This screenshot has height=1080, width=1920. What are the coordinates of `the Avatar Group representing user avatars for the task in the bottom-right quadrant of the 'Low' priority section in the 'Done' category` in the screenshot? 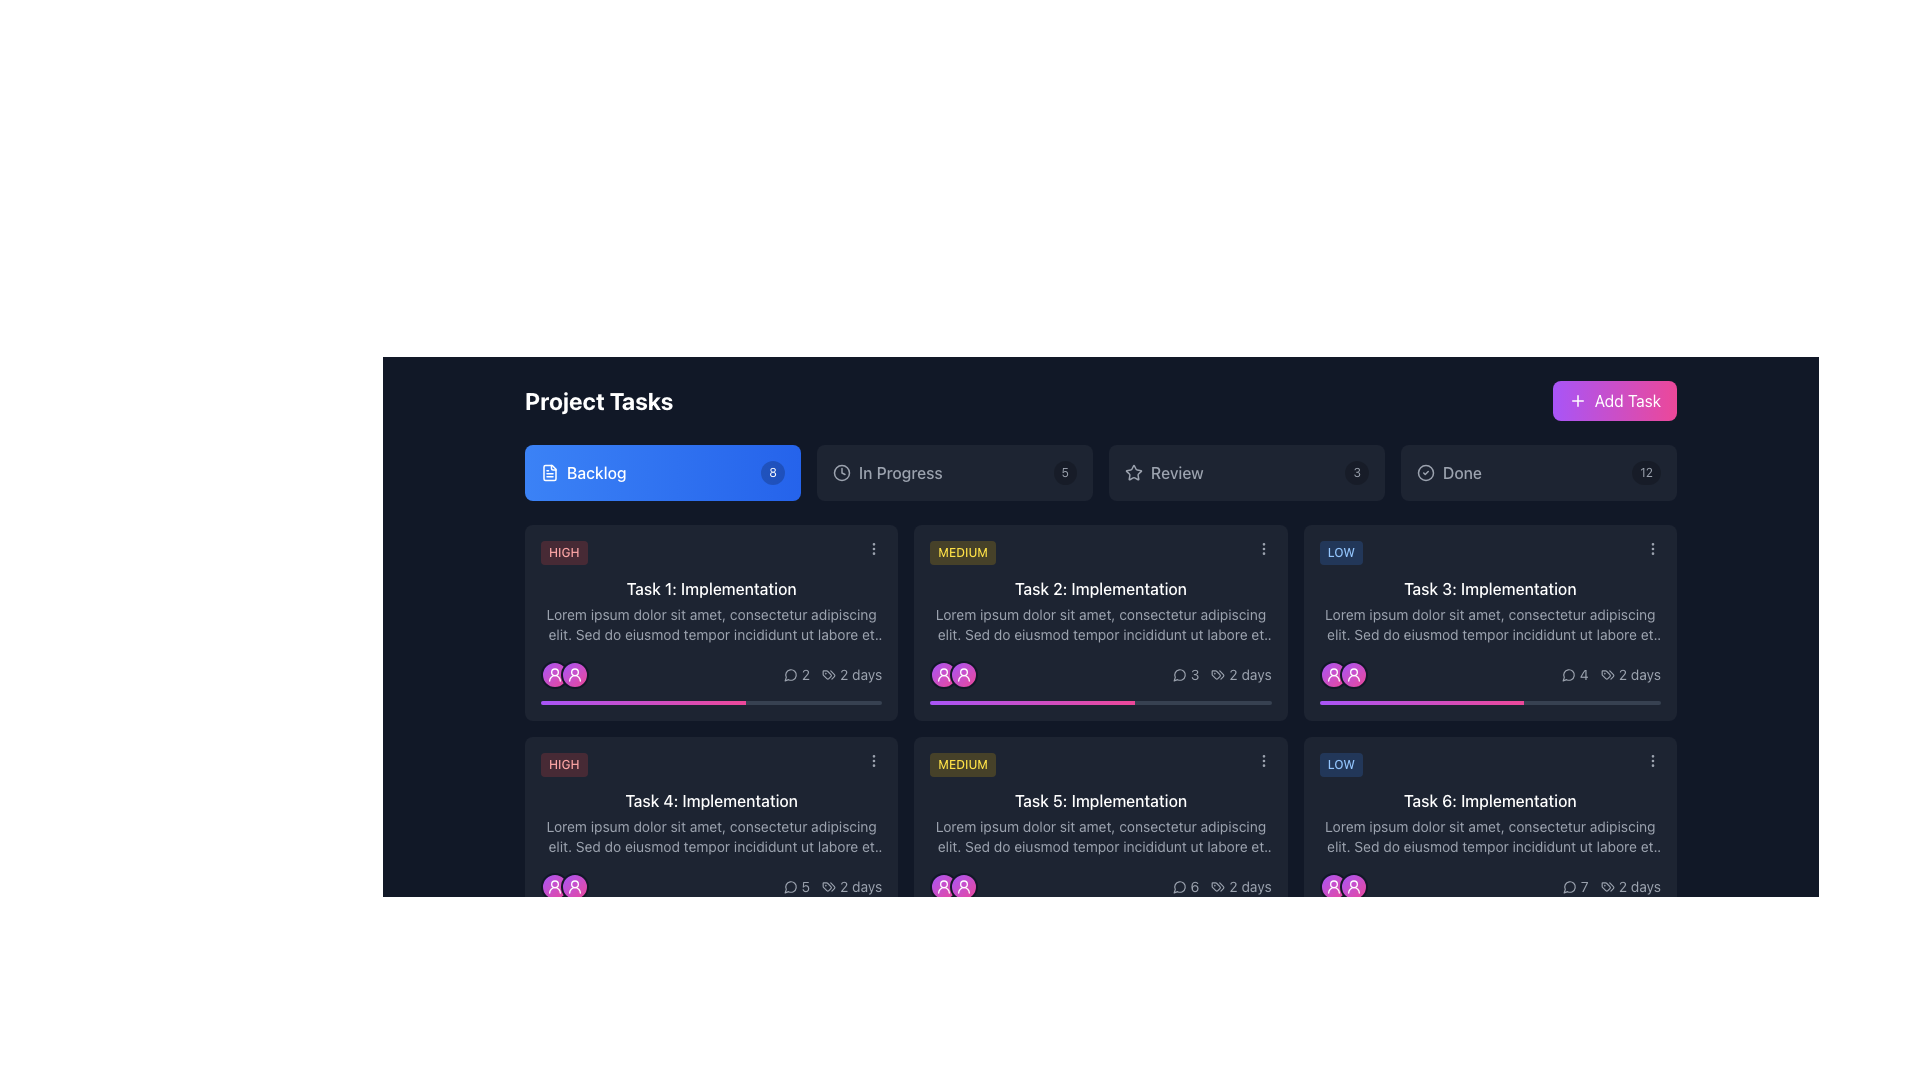 It's located at (1343, 886).